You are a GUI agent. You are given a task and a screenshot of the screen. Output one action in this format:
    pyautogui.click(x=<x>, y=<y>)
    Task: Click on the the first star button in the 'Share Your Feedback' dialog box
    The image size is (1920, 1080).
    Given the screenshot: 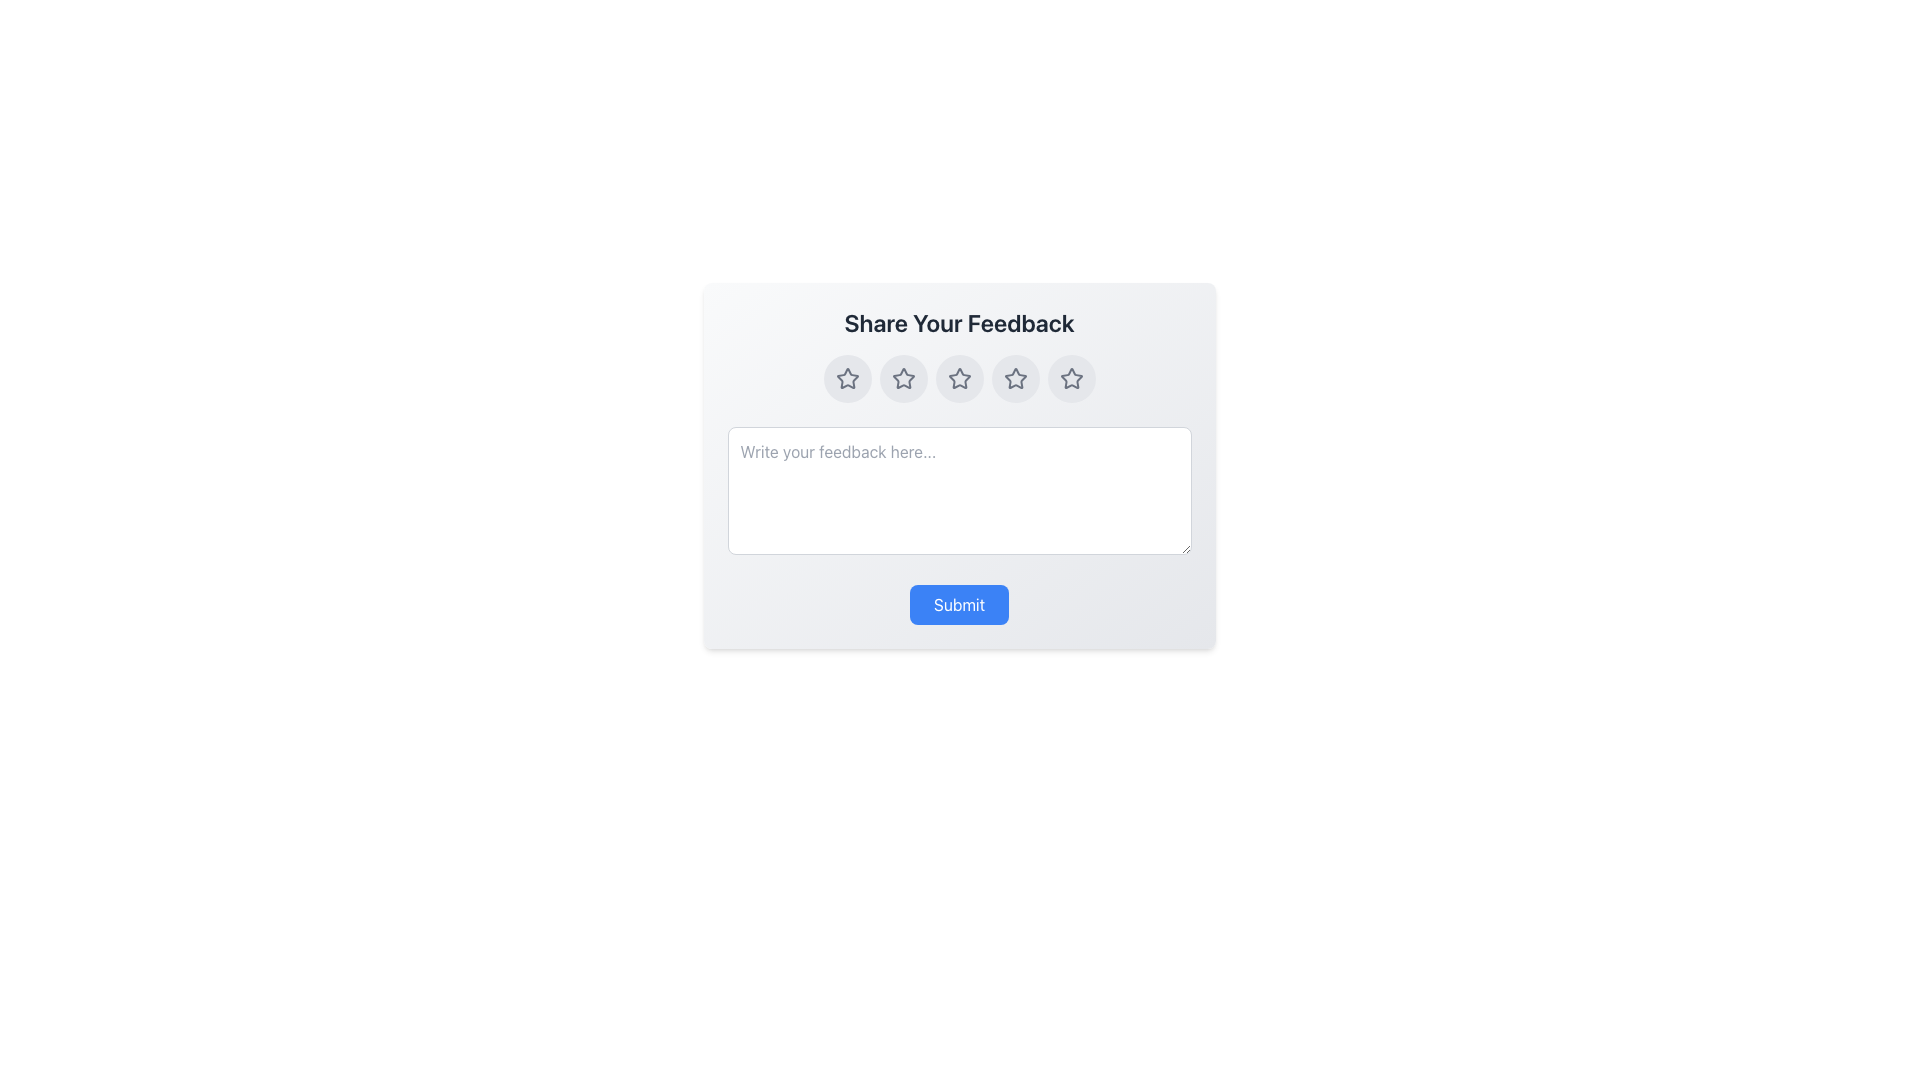 What is the action you would take?
    pyautogui.click(x=847, y=378)
    